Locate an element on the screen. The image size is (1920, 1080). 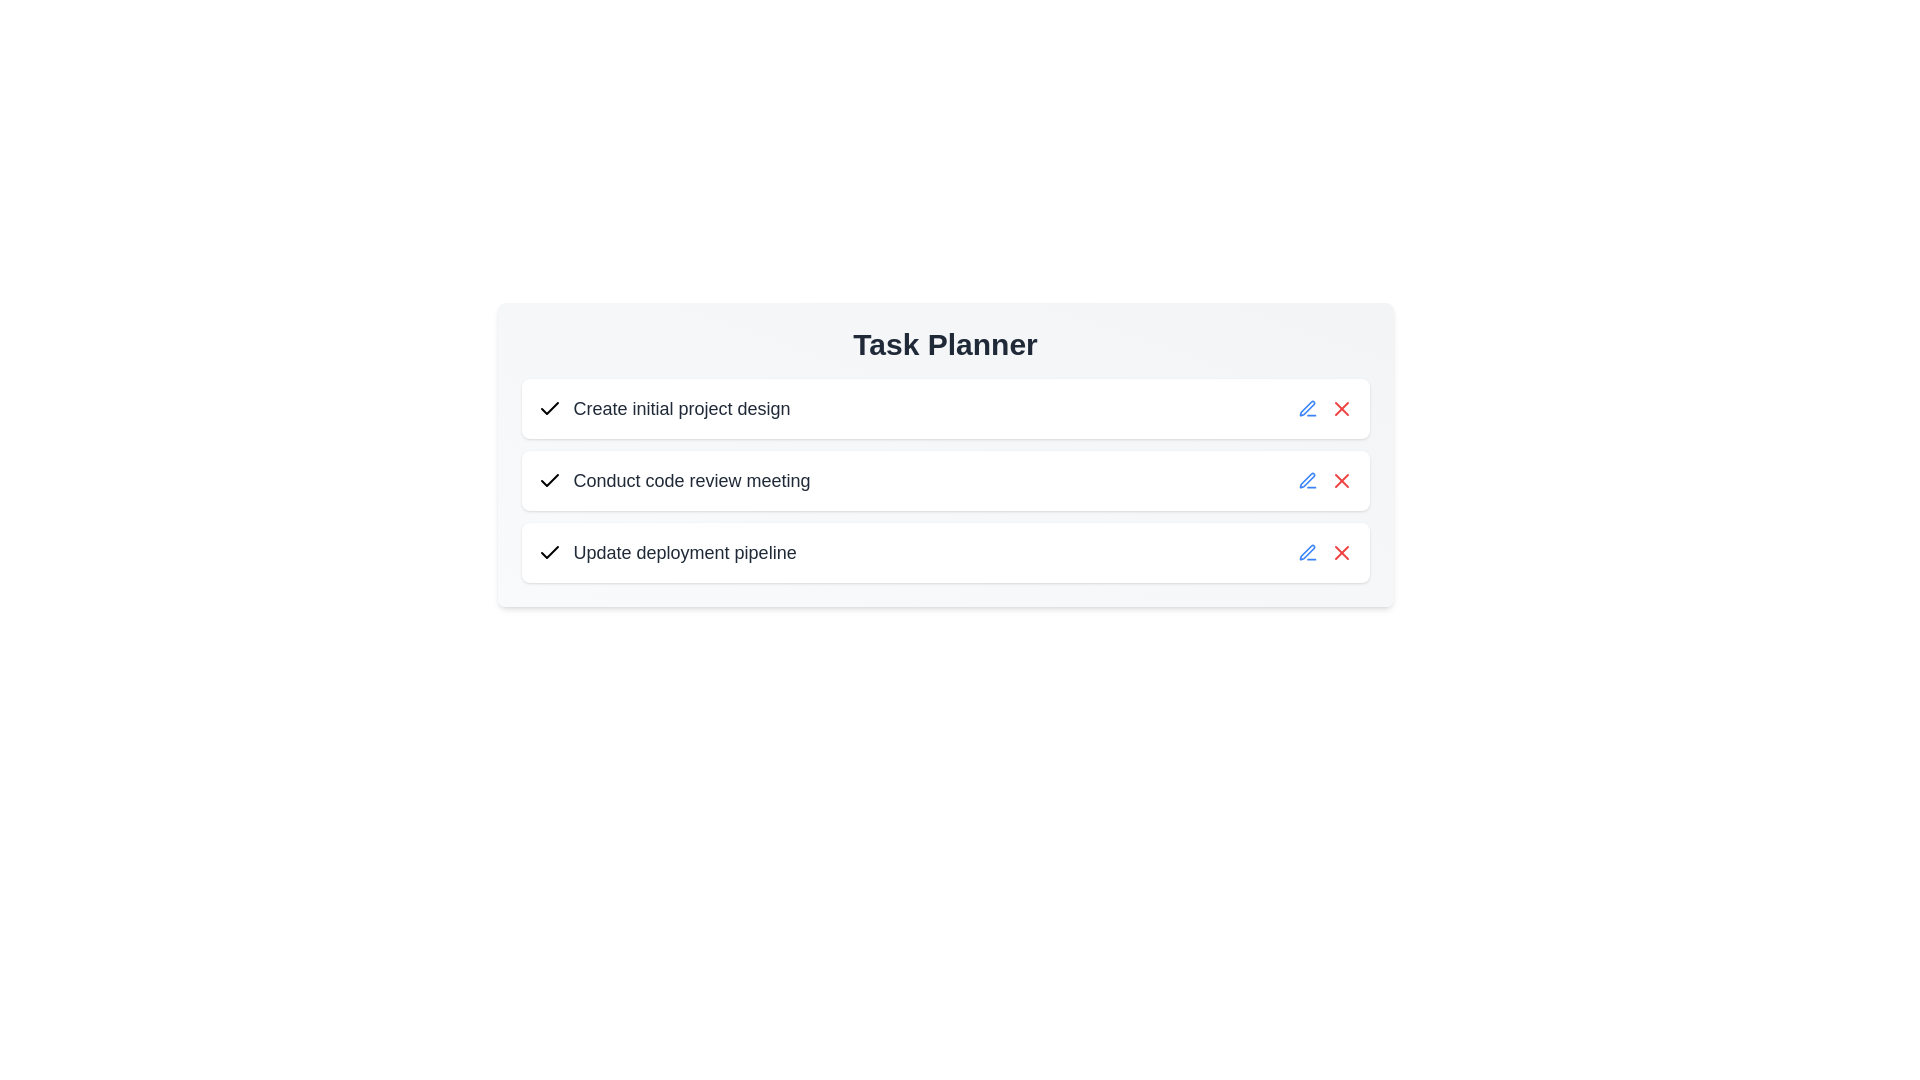
the text label displaying the title or description of the third task in the vertical list within the task management application is located at coordinates (667, 552).